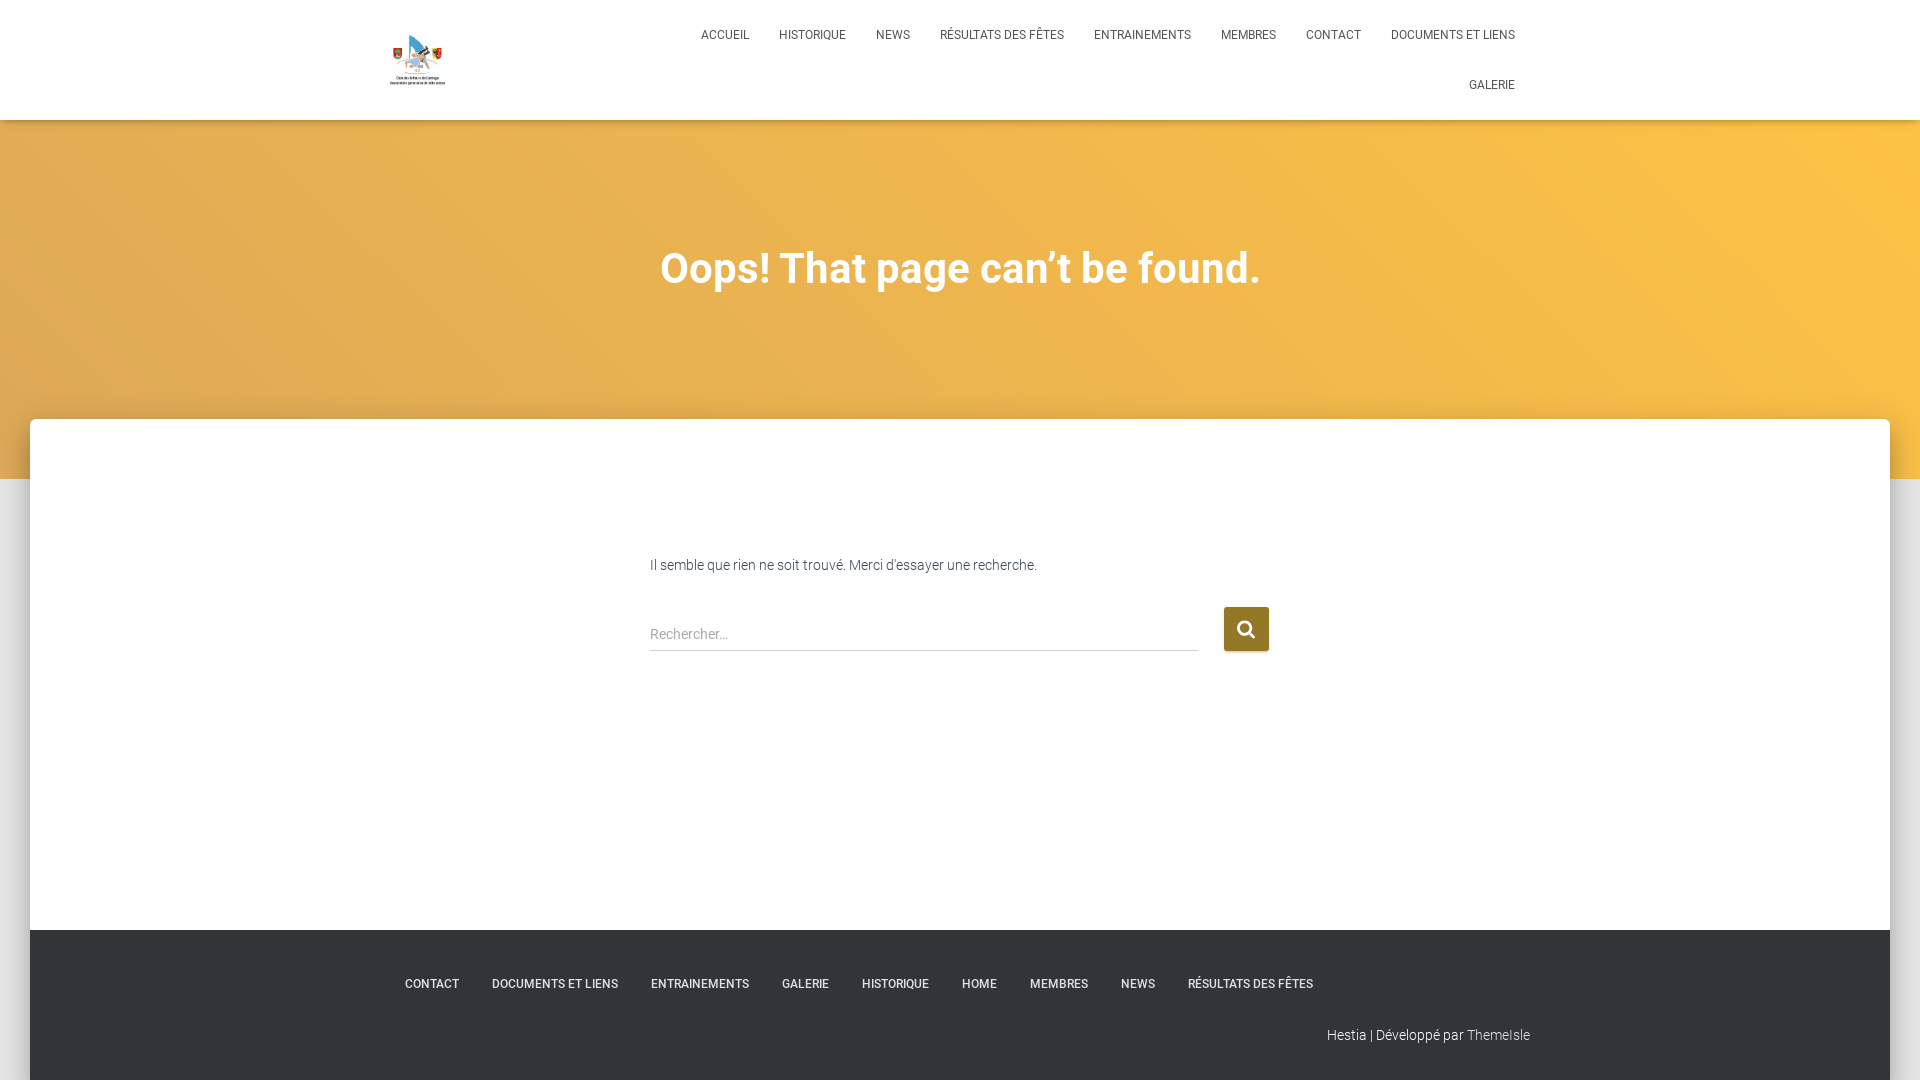 The image size is (1920, 1080). Describe the element at coordinates (805, 983) in the screenshot. I see `'GALERIE'` at that location.